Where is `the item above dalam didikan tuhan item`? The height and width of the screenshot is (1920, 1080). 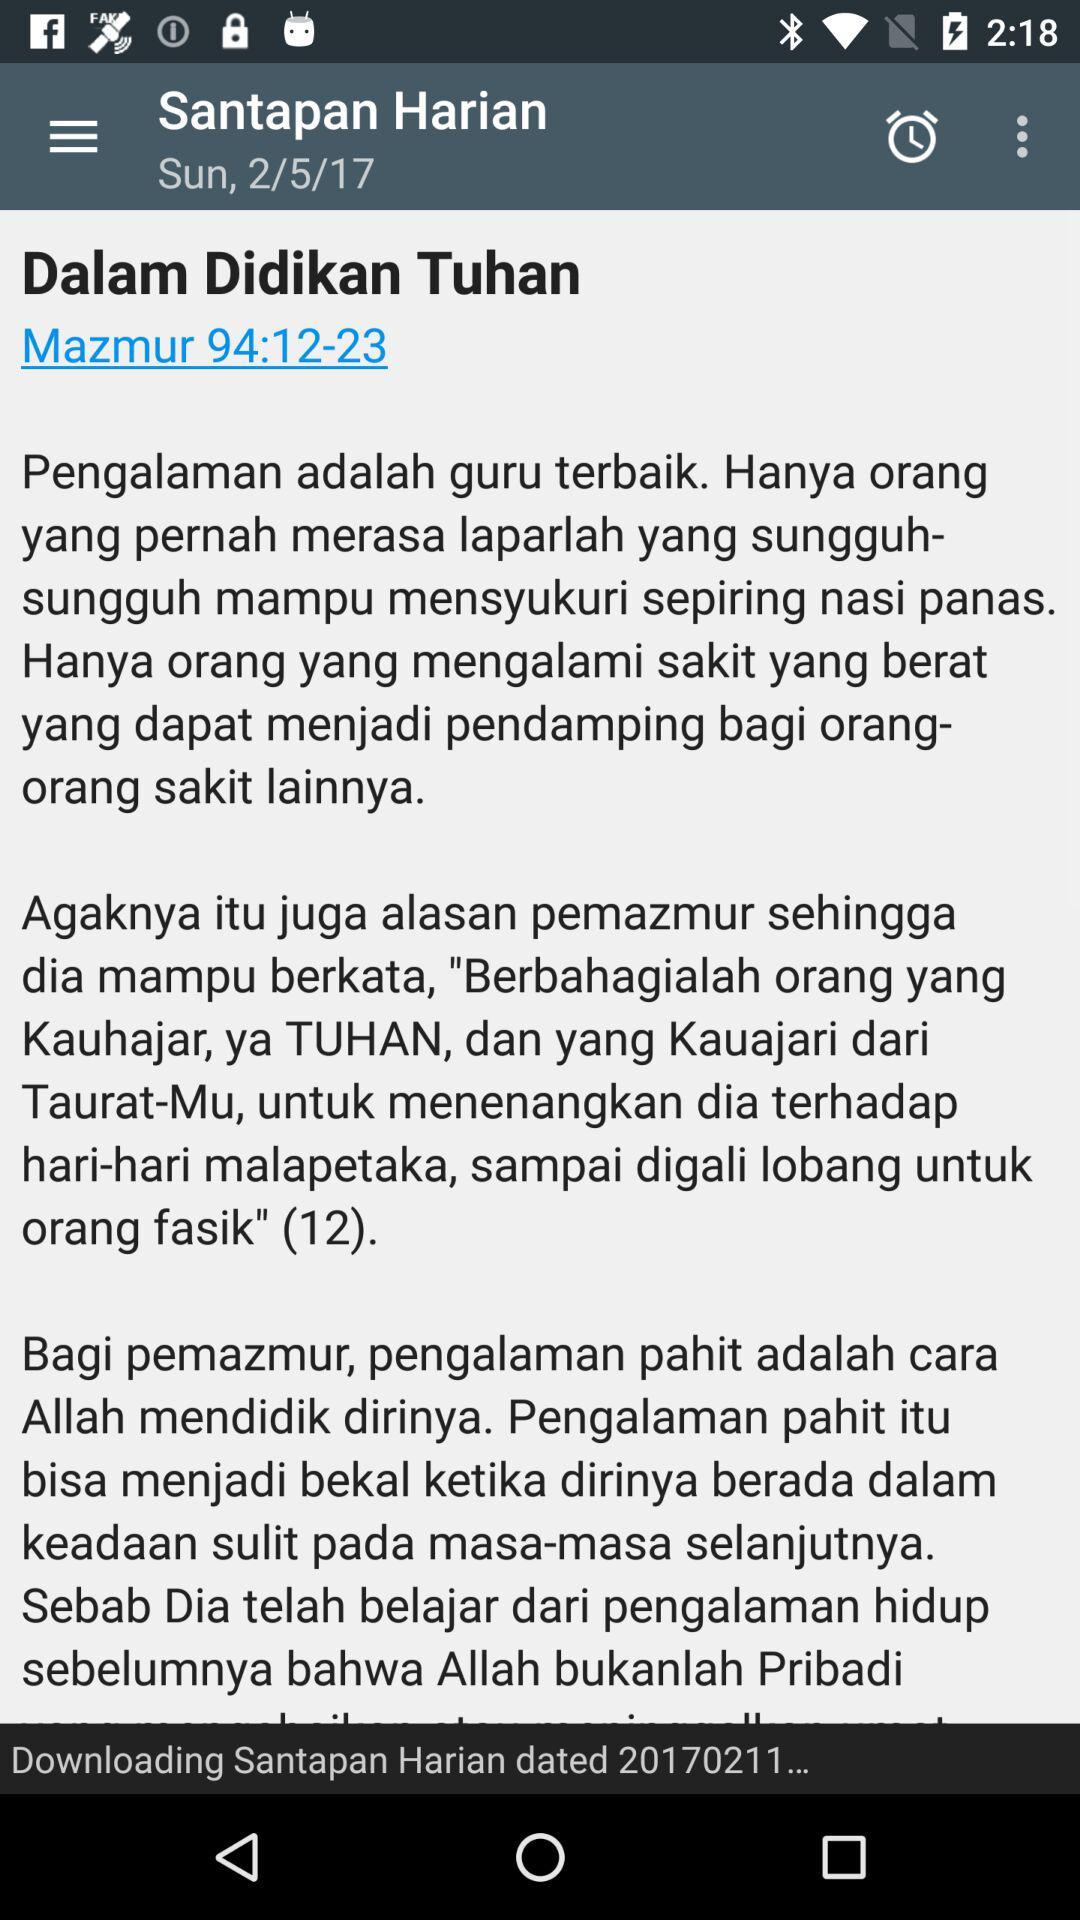 the item above dalam didikan tuhan item is located at coordinates (72, 135).